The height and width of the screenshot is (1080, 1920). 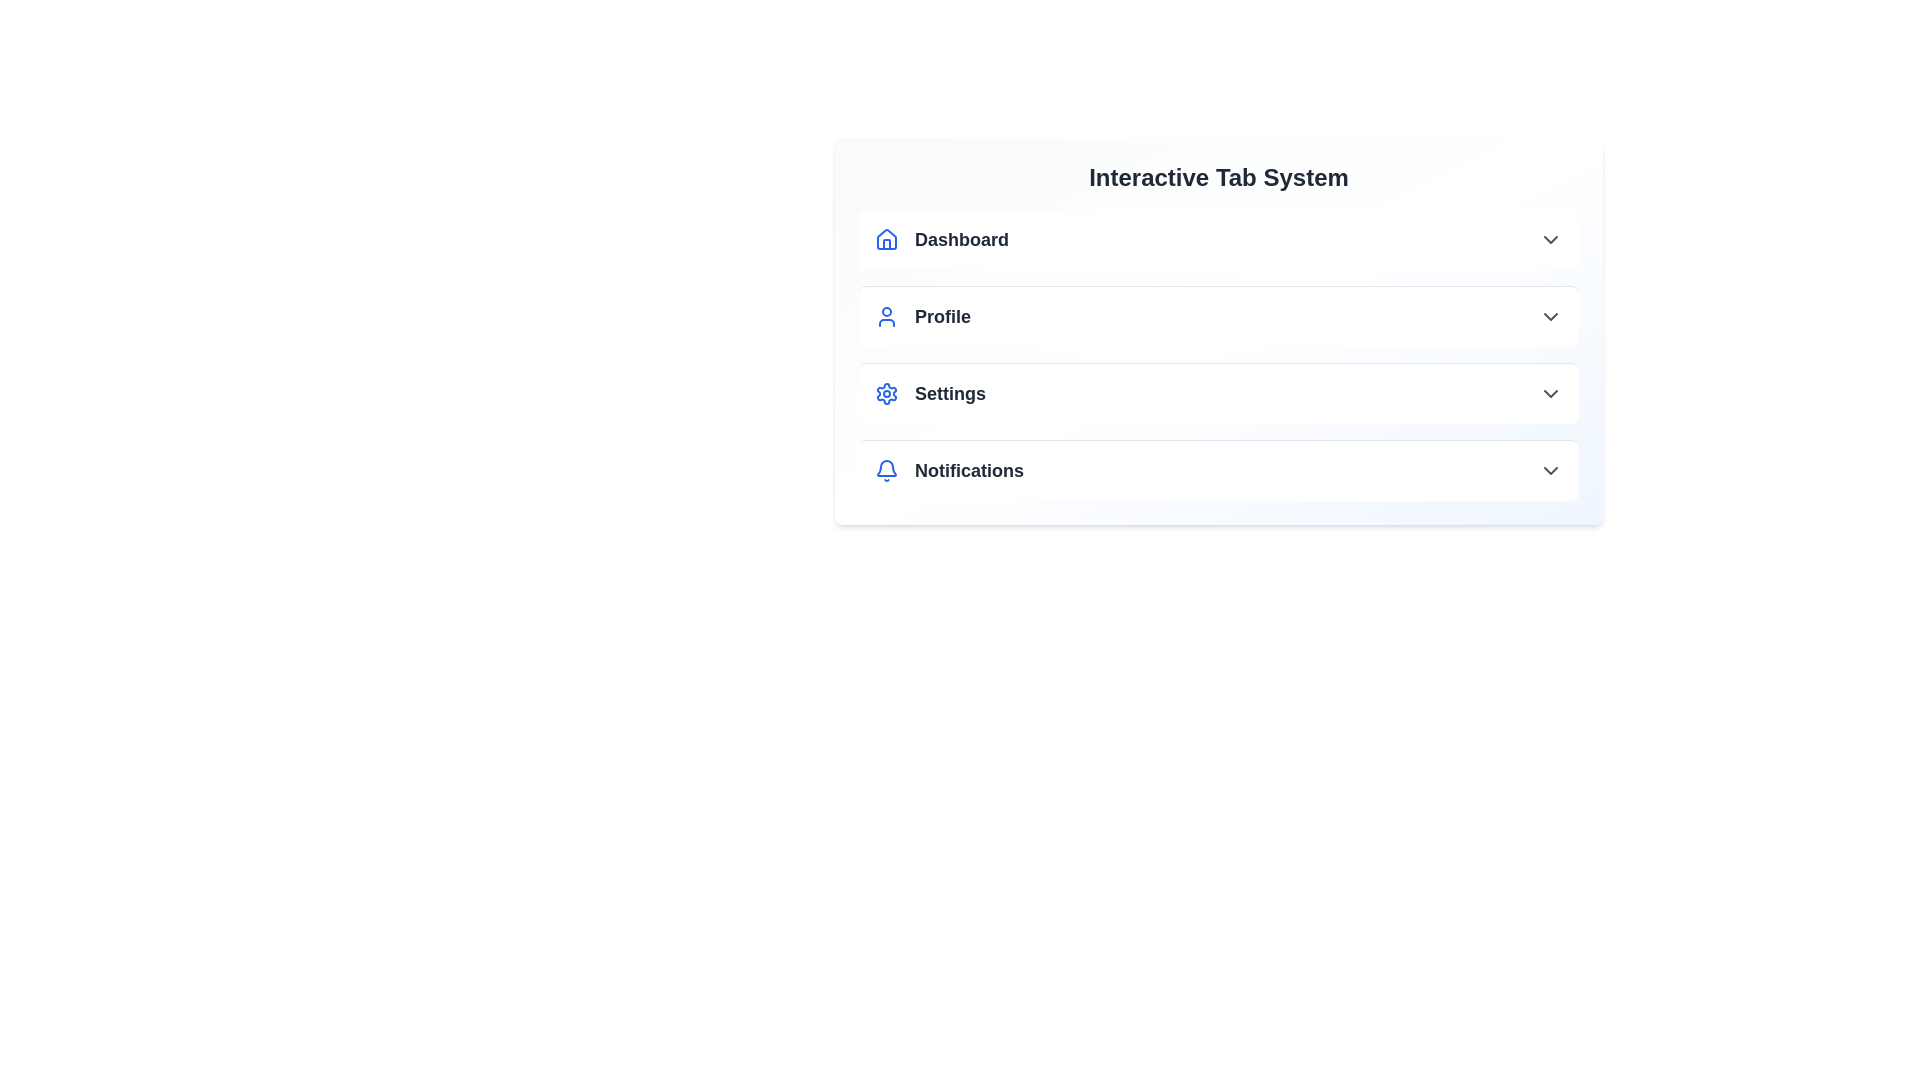 What do you see at coordinates (886, 468) in the screenshot?
I see `the notification icon located in the 'Notifications' section of the tab system` at bounding box center [886, 468].